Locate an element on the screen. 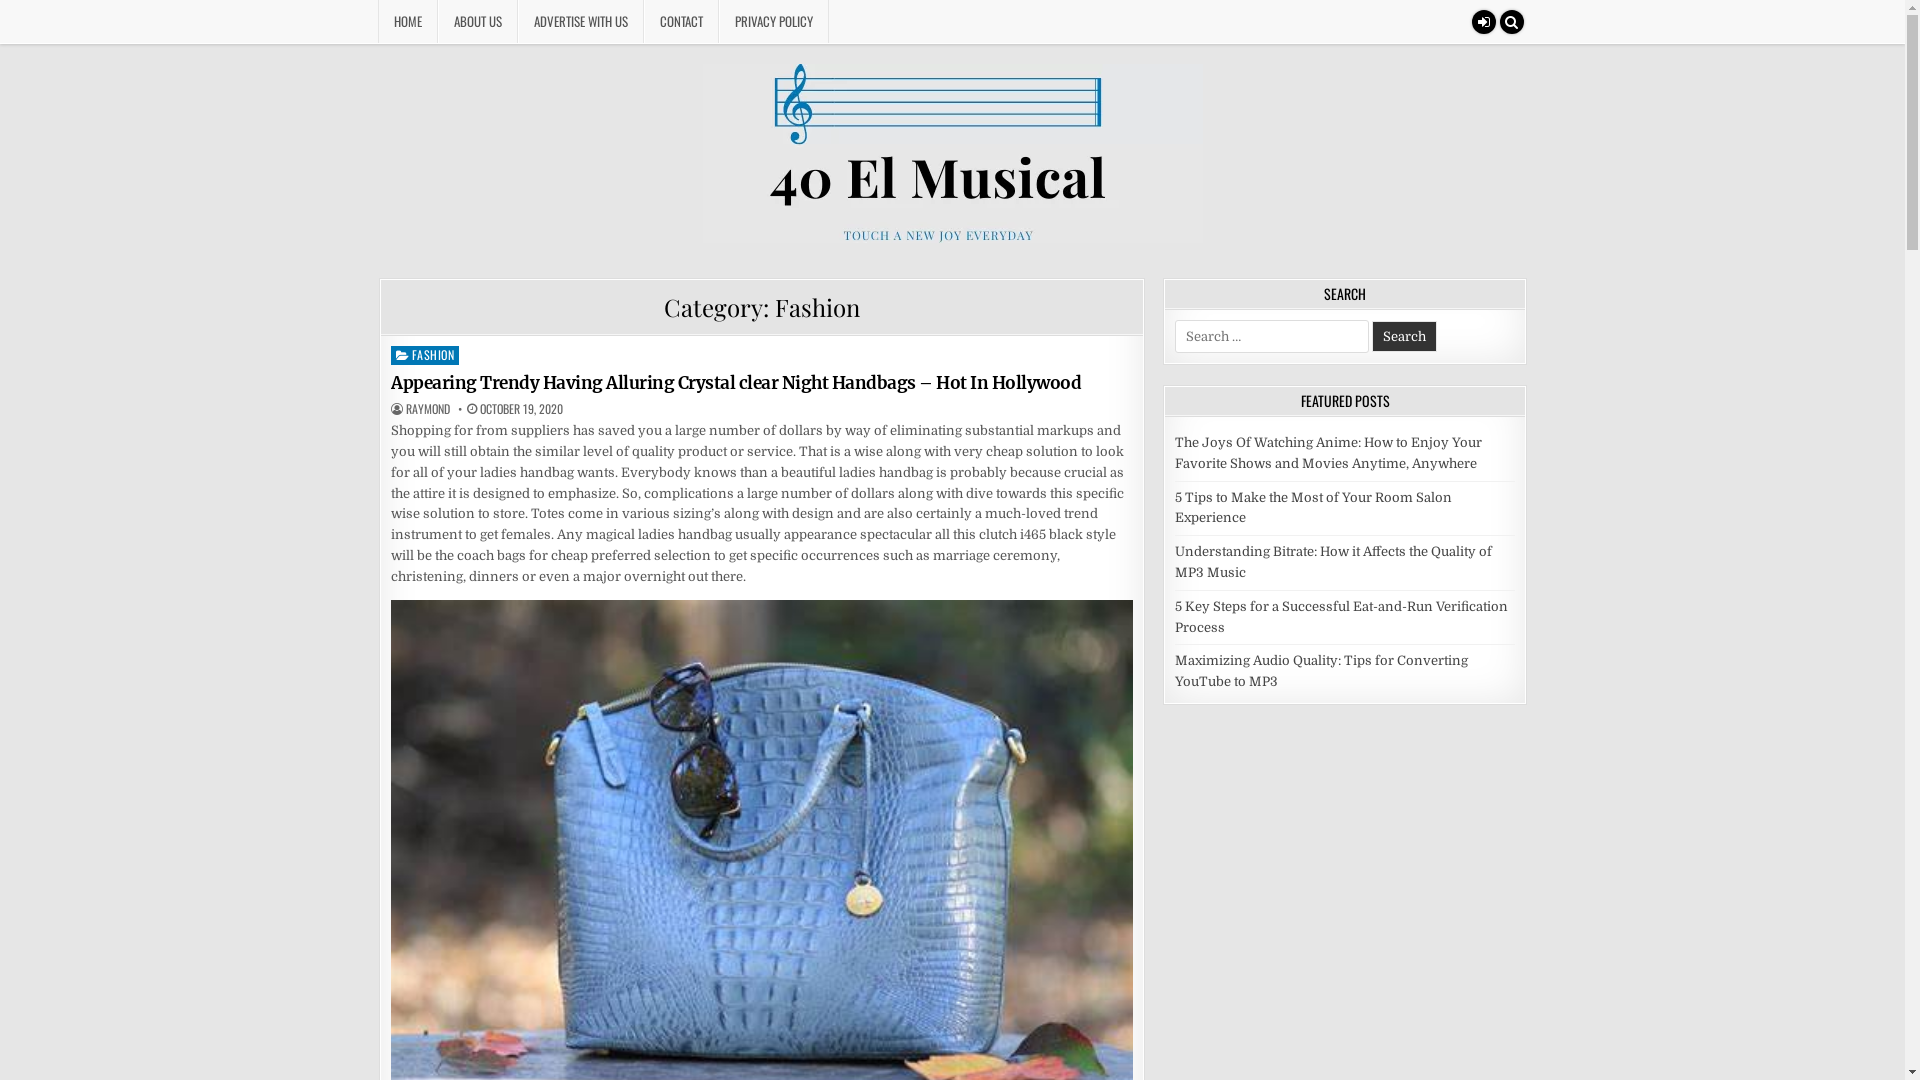  'Login / Register' is located at coordinates (1483, 22).